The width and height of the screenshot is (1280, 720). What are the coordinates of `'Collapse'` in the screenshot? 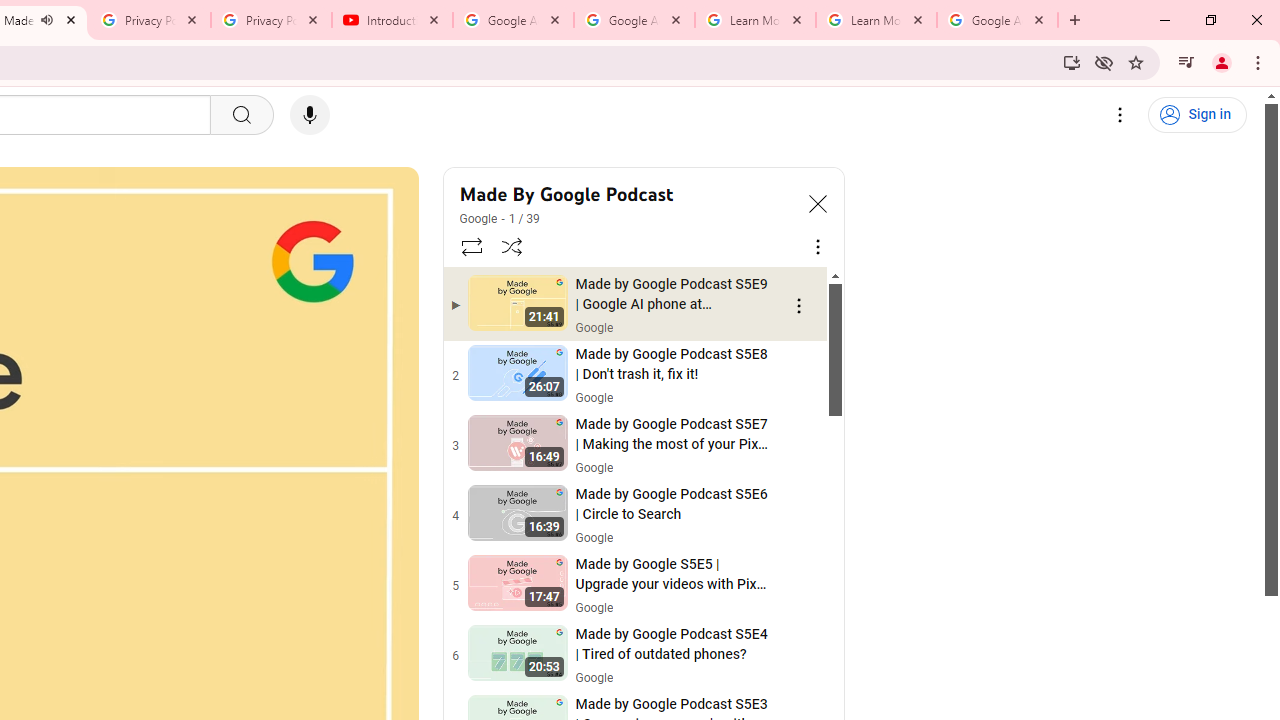 It's located at (817, 203).